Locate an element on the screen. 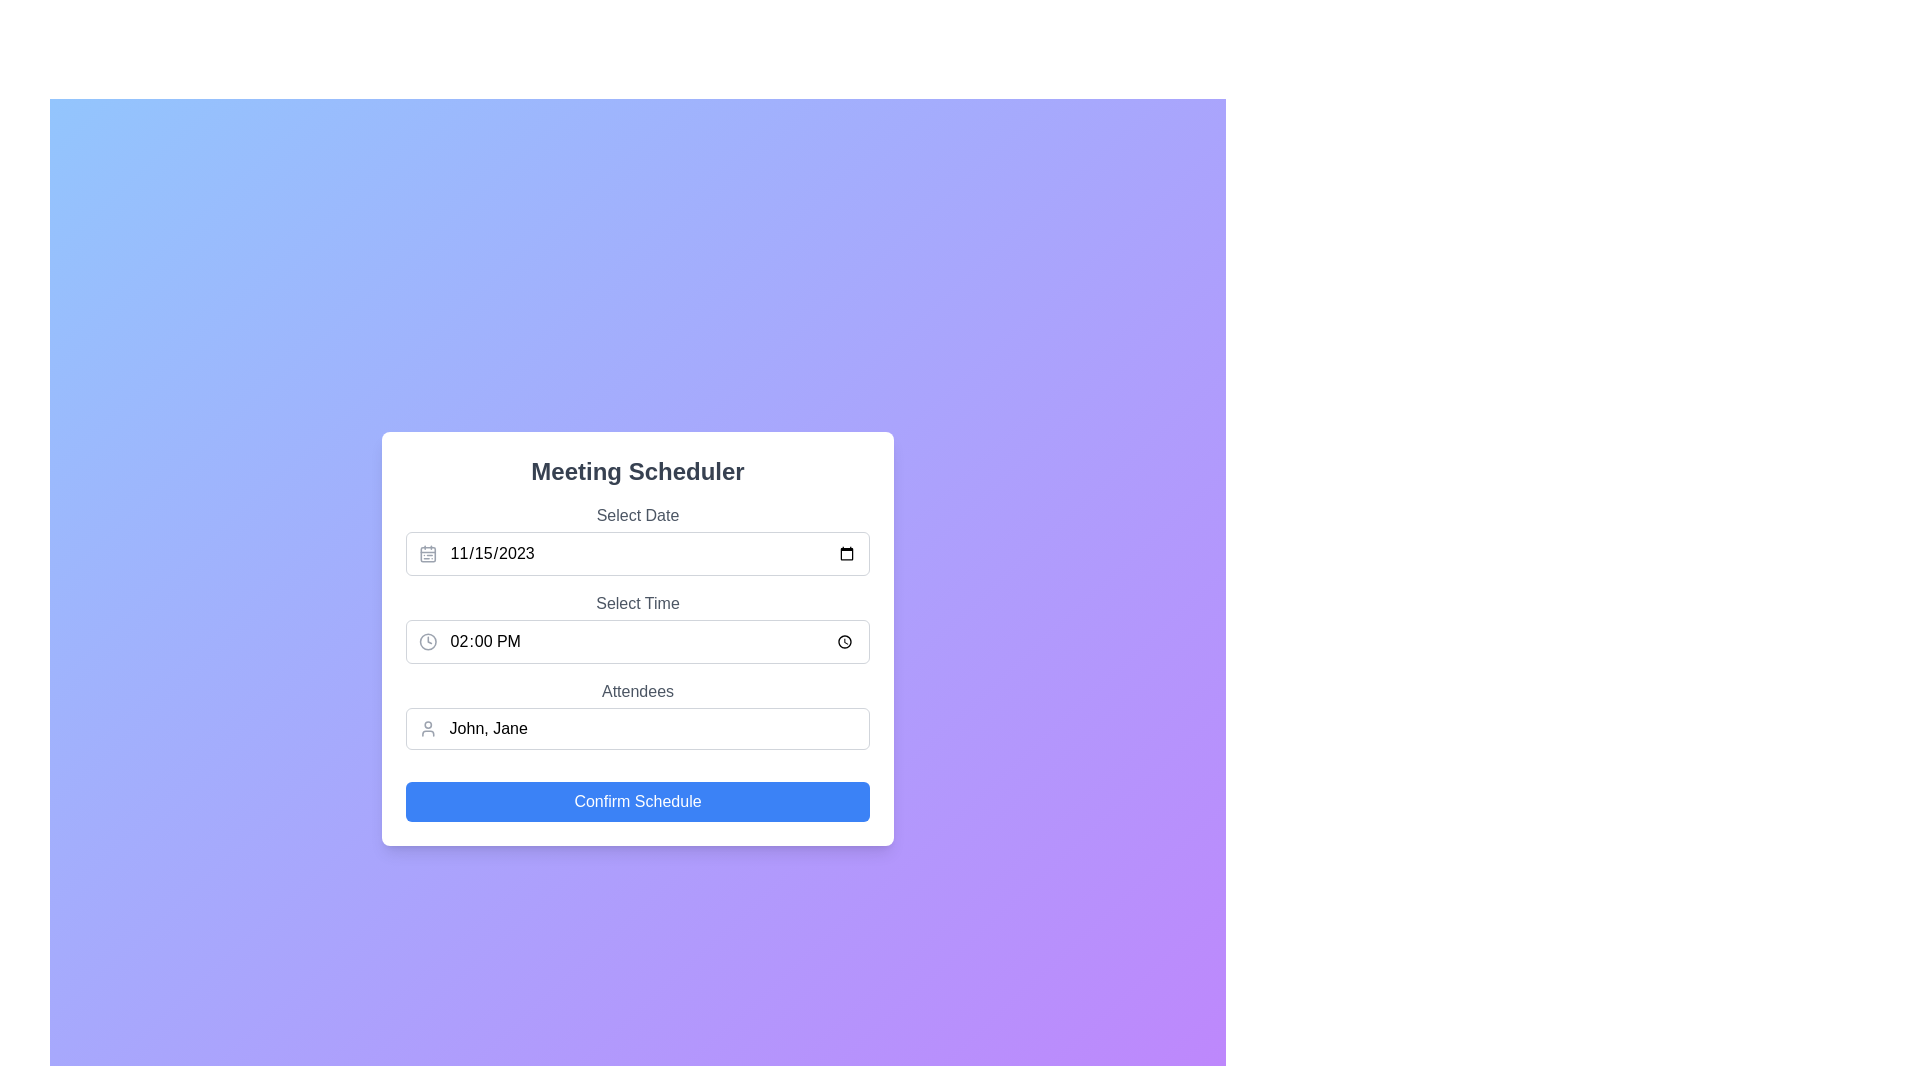  the confirmation button located at the bottom of the 'Attendees' section to observe its hover effect is located at coordinates (637, 801).